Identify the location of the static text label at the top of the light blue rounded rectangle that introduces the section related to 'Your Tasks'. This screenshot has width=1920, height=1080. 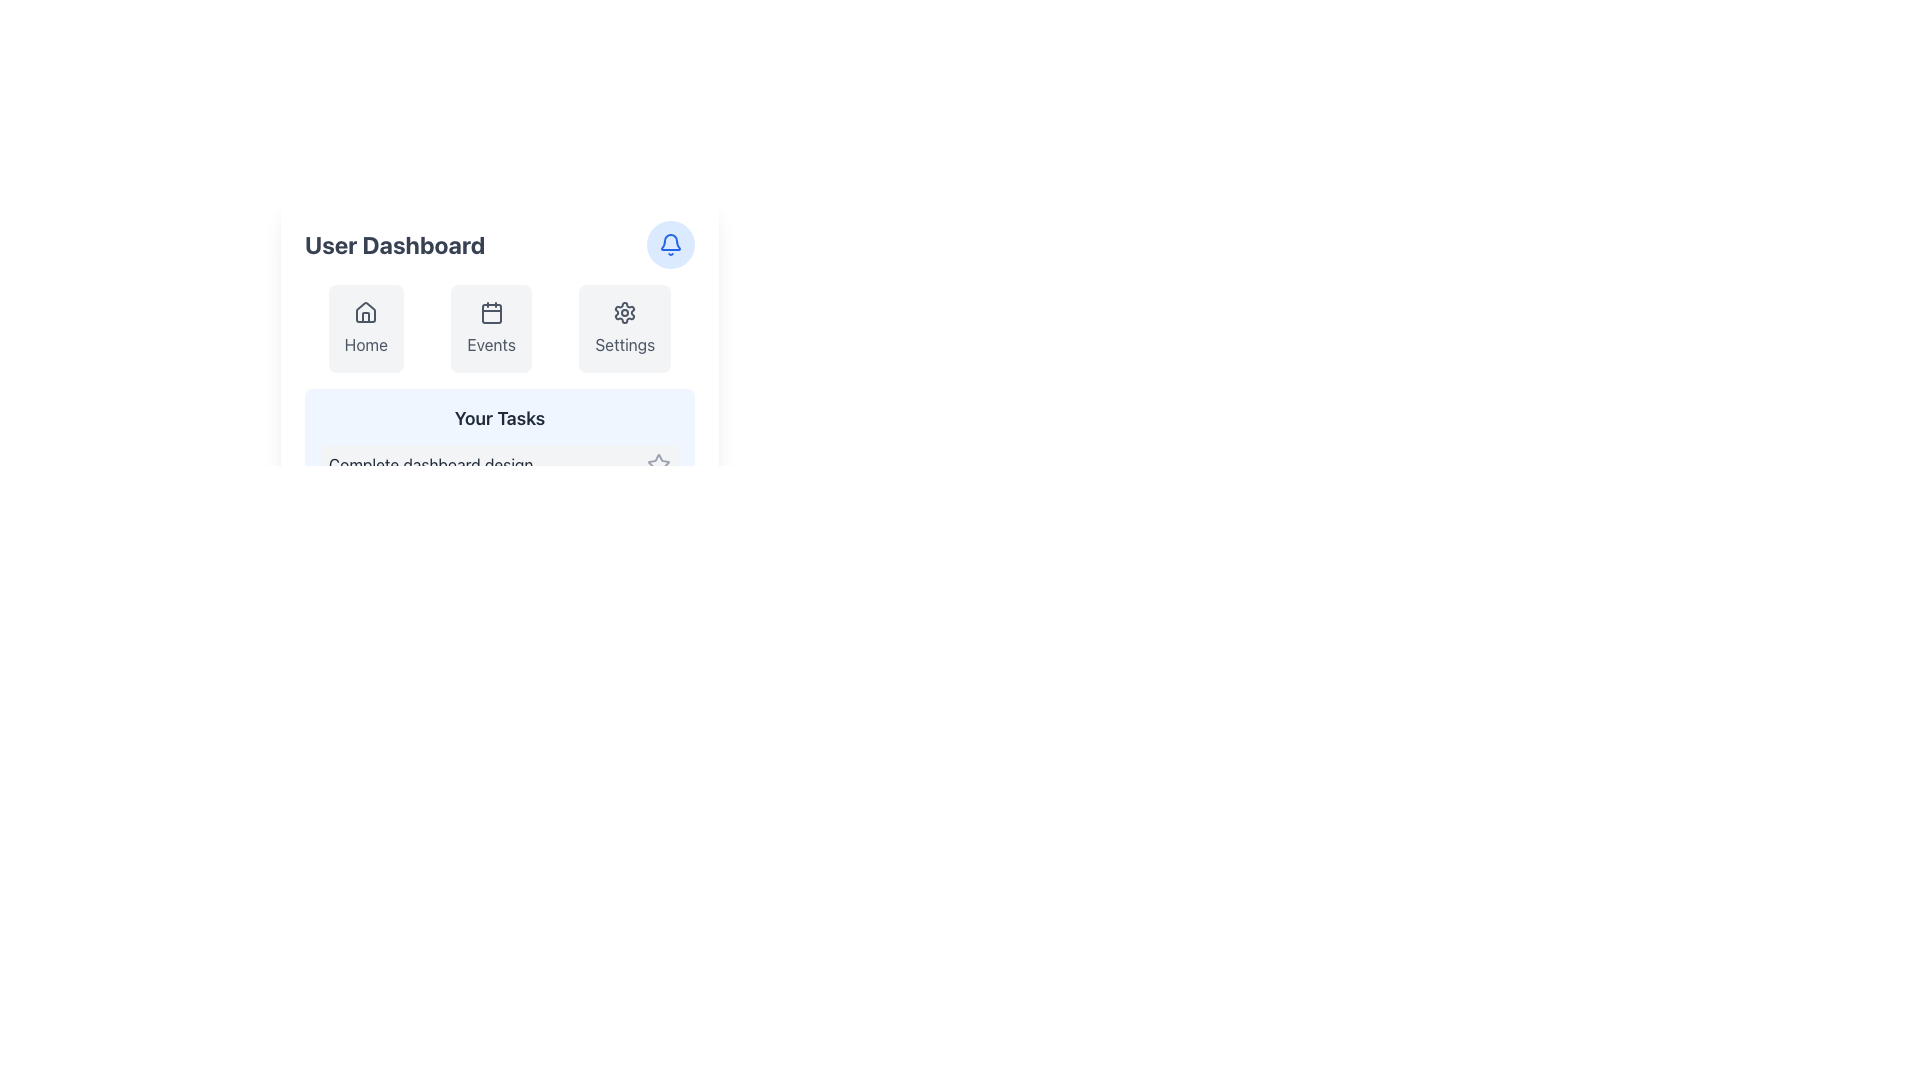
(499, 418).